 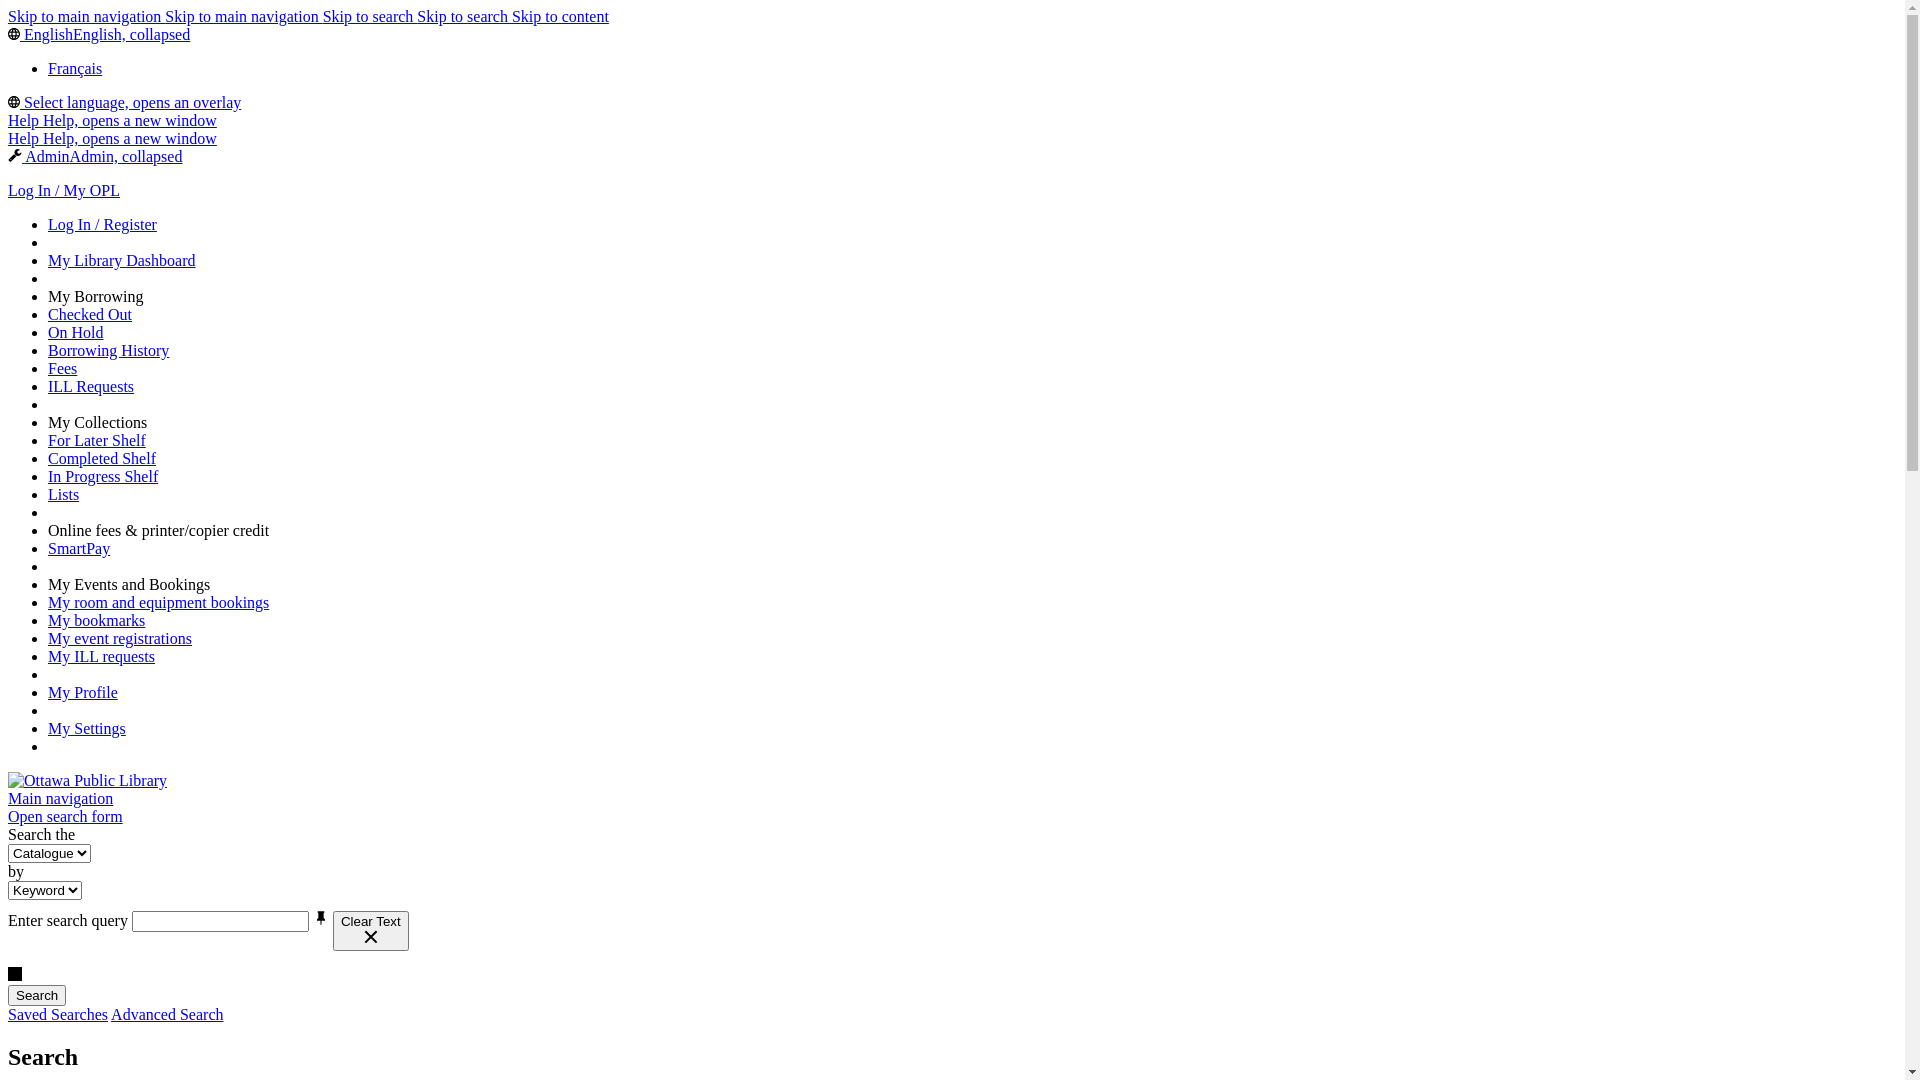 I want to click on 'Fees', so click(x=62, y=368).